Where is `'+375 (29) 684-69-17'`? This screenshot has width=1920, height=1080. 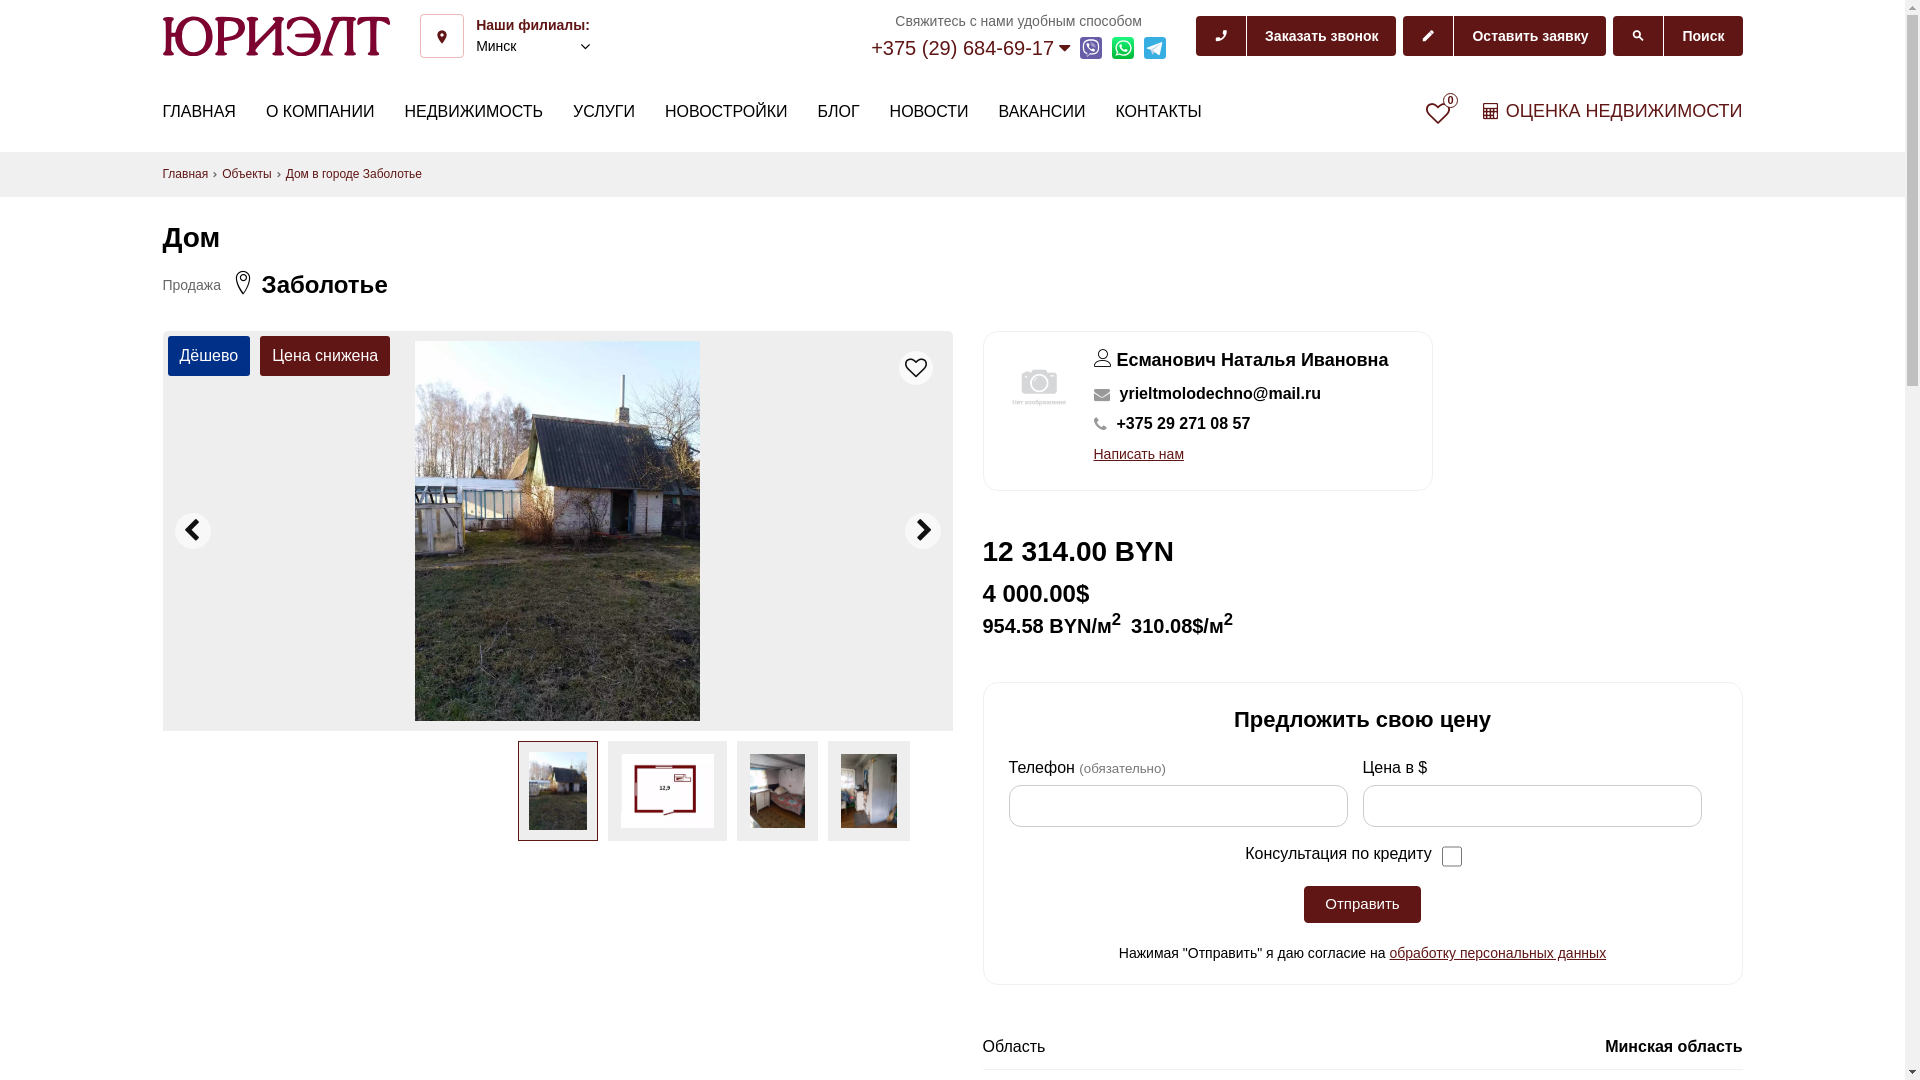
'+375 (29) 684-69-17' is located at coordinates (970, 46).